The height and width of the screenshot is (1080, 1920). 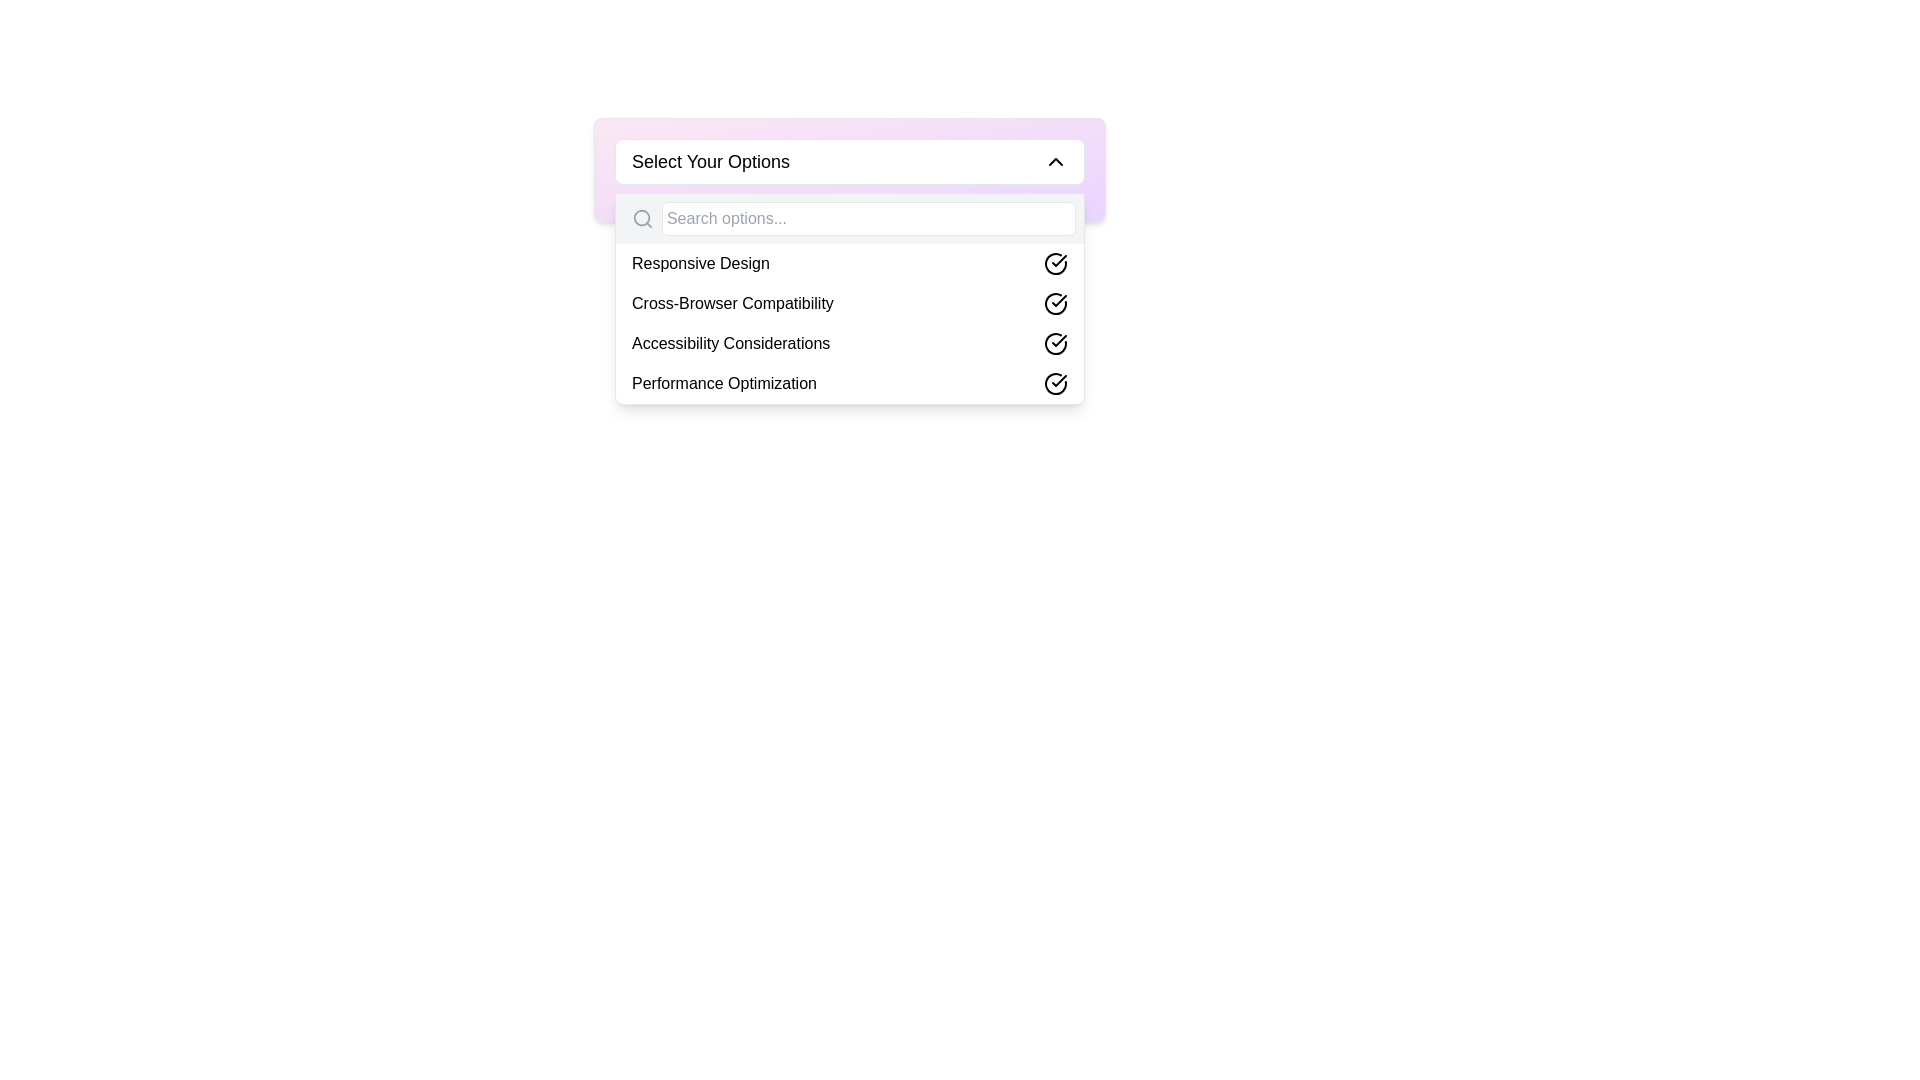 What do you see at coordinates (849, 384) in the screenshot?
I see `the fourth selectable list item with a checkbox in the 'Select Your Options' dropdown menu` at bounding box center [849, 384].